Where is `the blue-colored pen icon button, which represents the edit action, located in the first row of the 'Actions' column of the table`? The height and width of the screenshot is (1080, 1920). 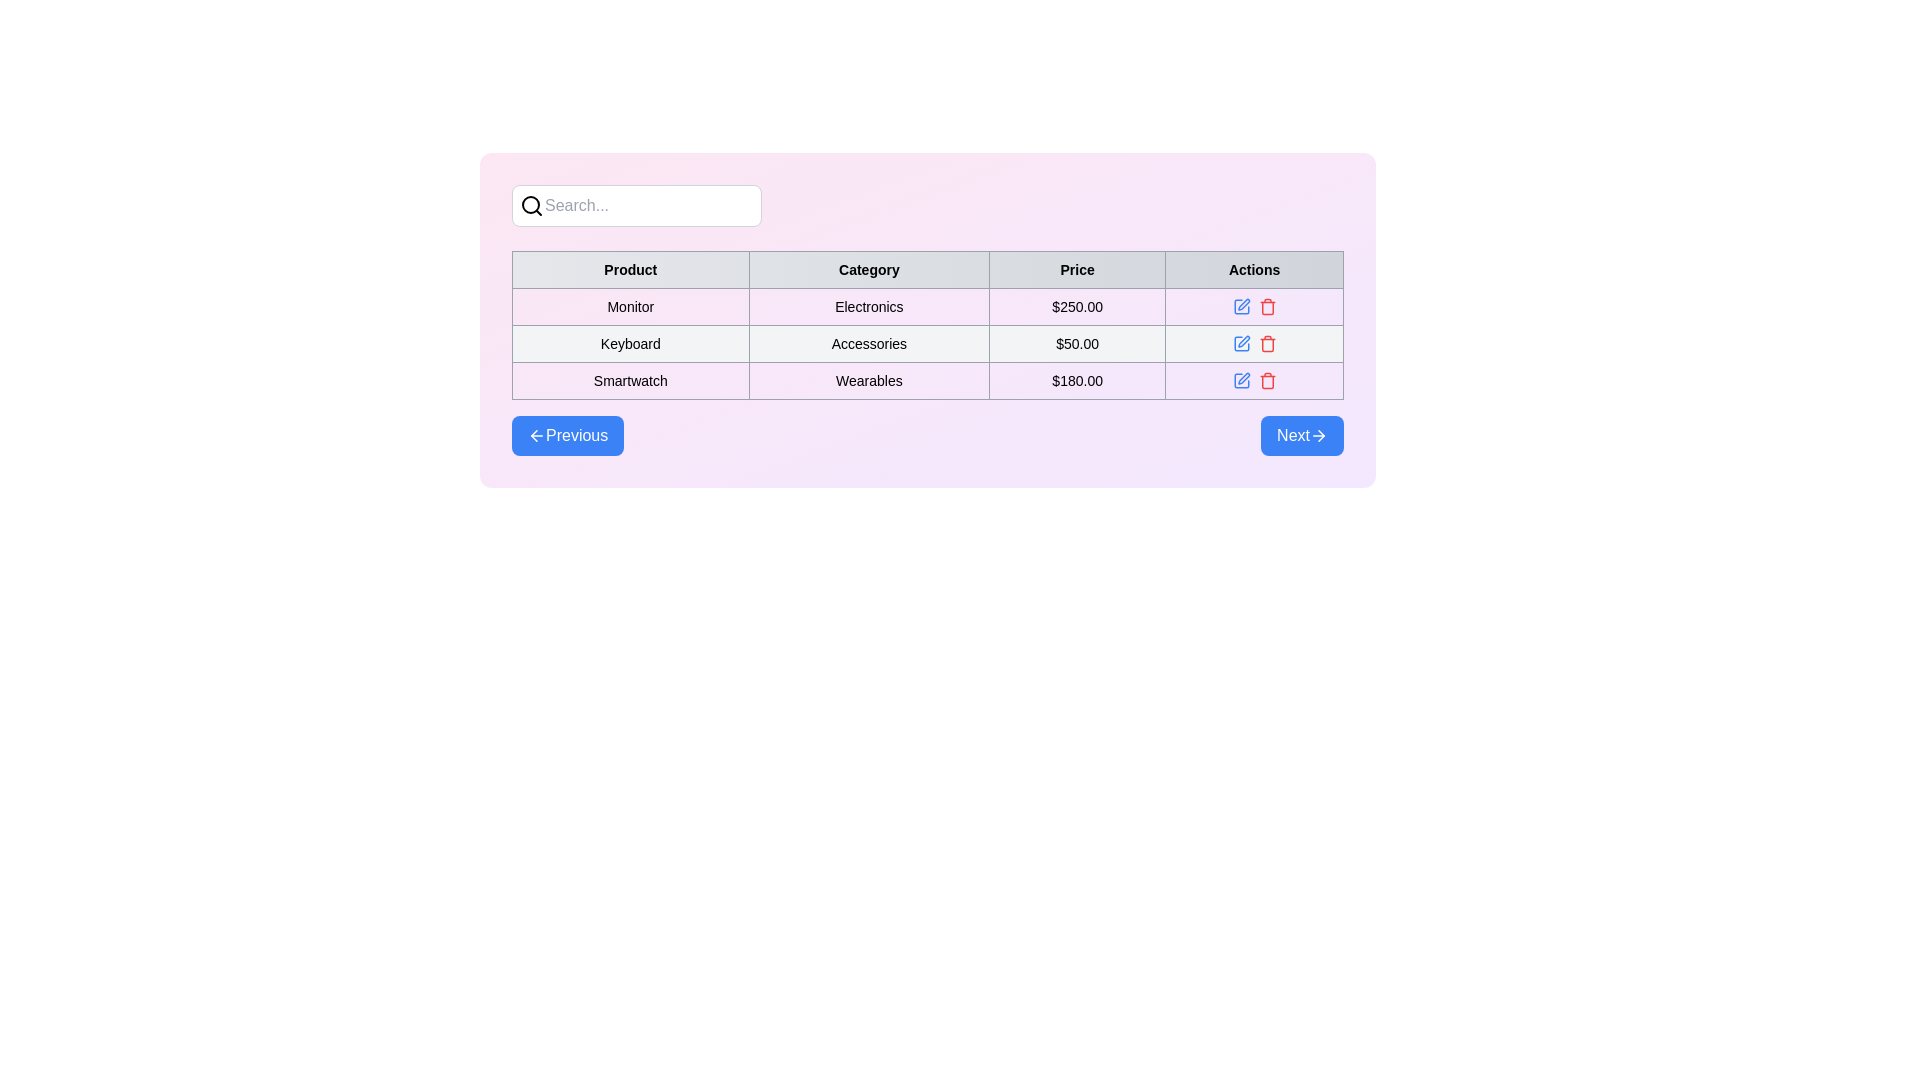
the blue-colored pen icon button, which represents the edit action, located in the first row of the 'Actions' column of the table is located at coordinates (1240, 307).